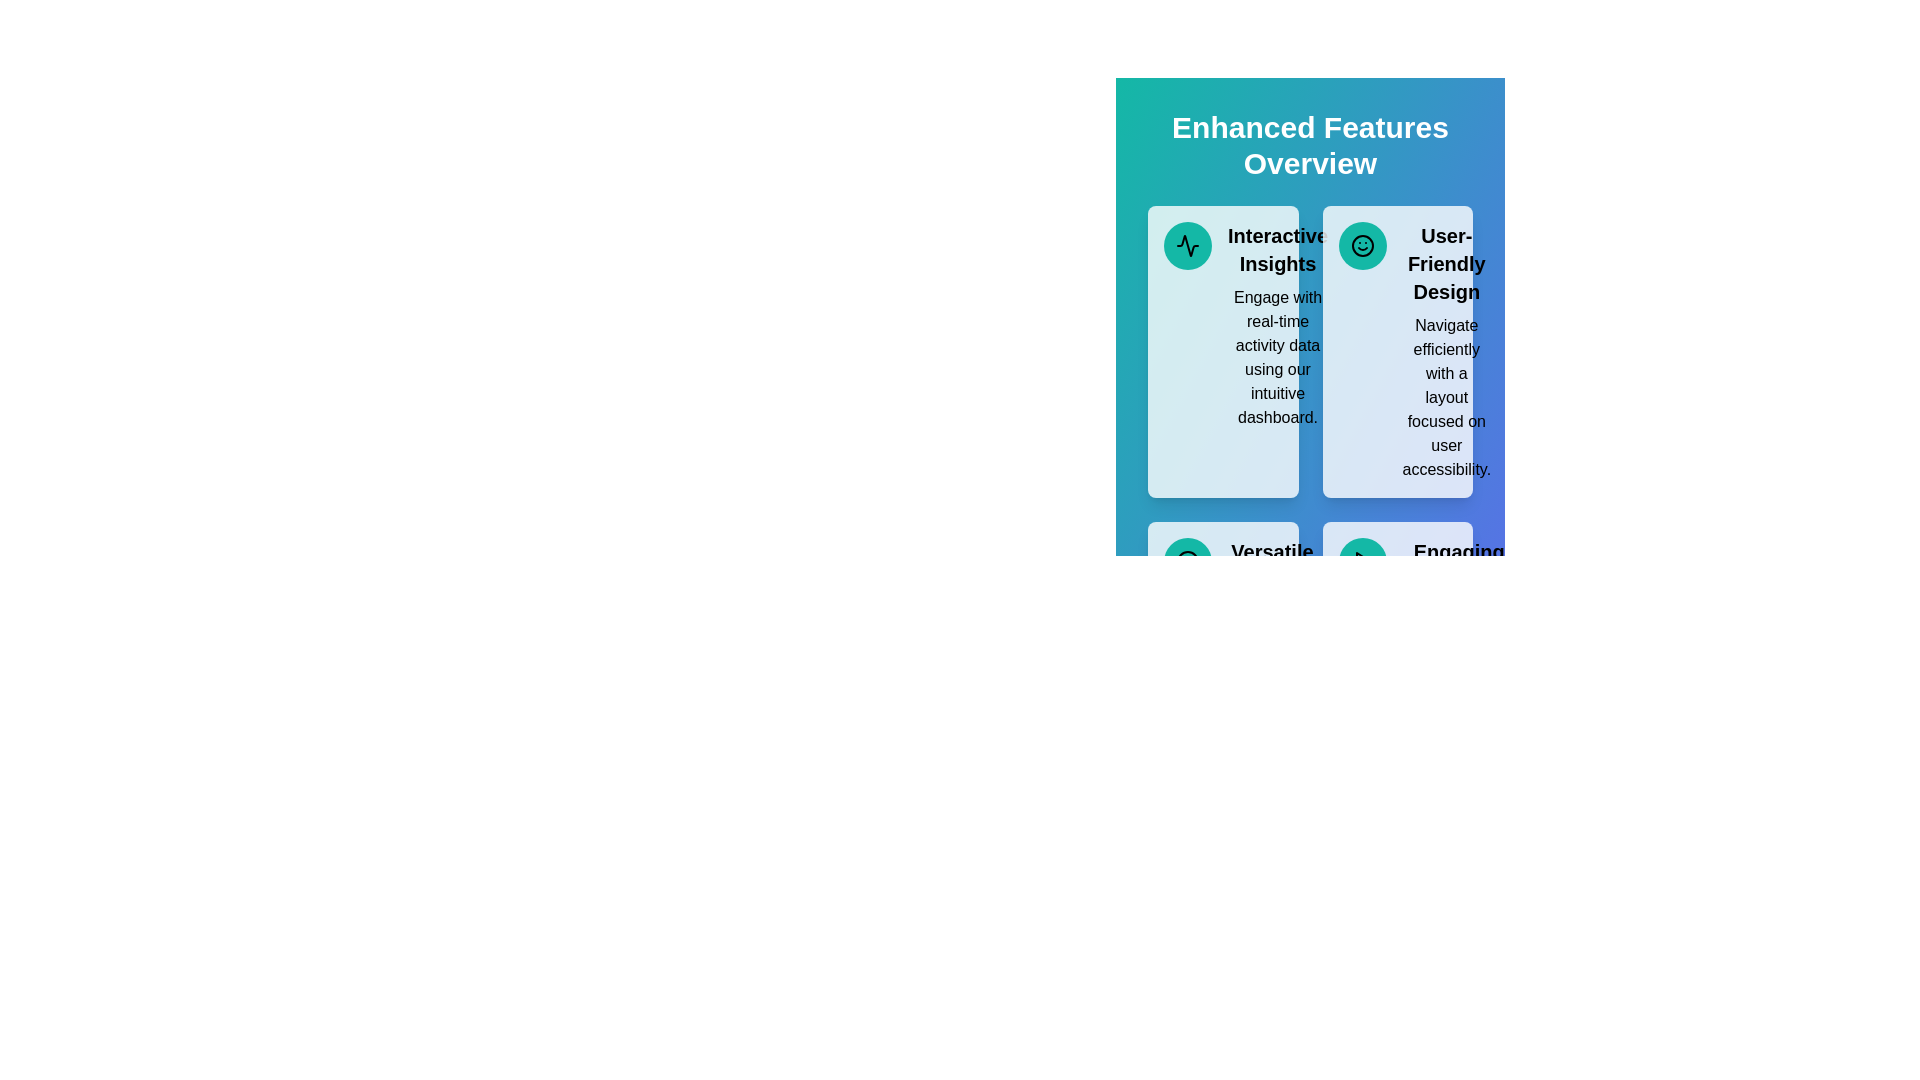  What do you see at coordinates (1361, 562) in the screenshot?
I see `the teal circular play icon located at the bottom center of the highlighted section of the interface, directly below the 'Engaging Content' card` at bounding box center [1361, 562].